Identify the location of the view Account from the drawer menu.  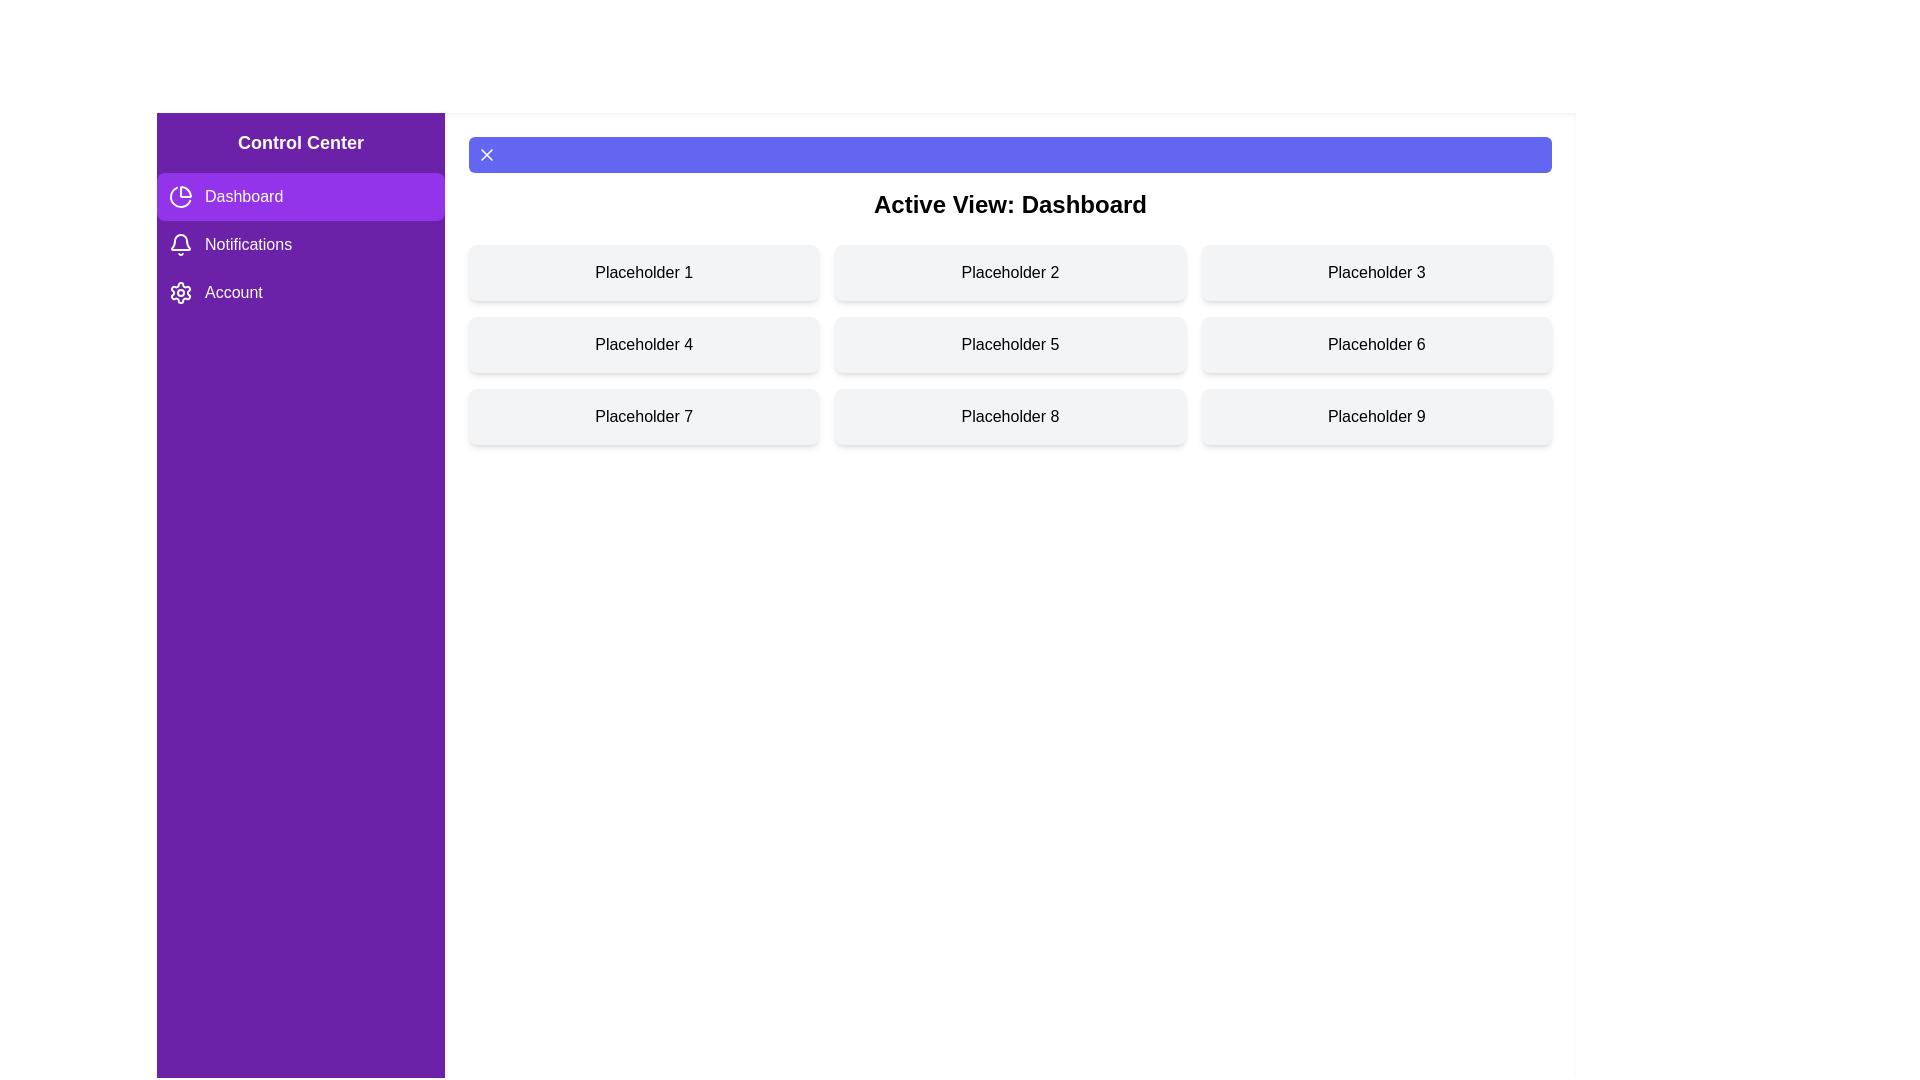
(300, 293).